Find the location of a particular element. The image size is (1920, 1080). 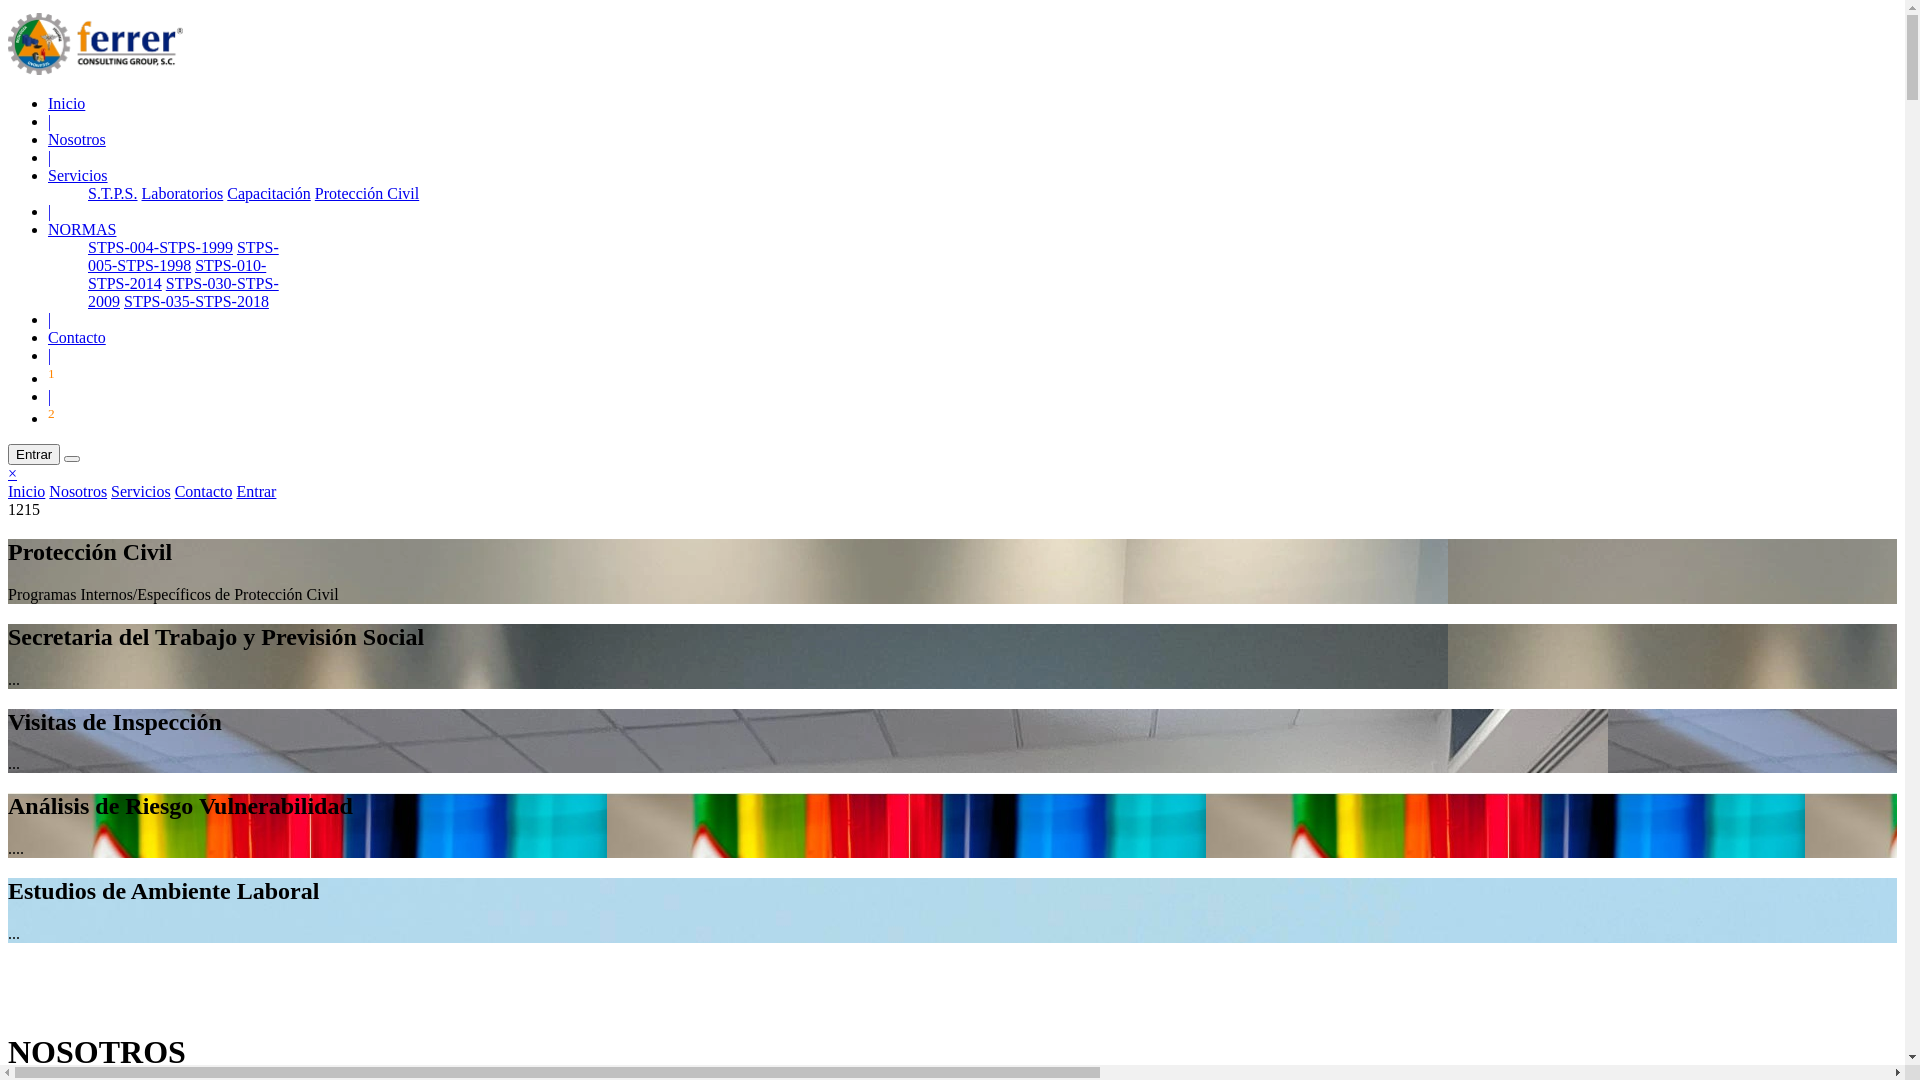

'NORMAS' is located at coordinates (80, 228).